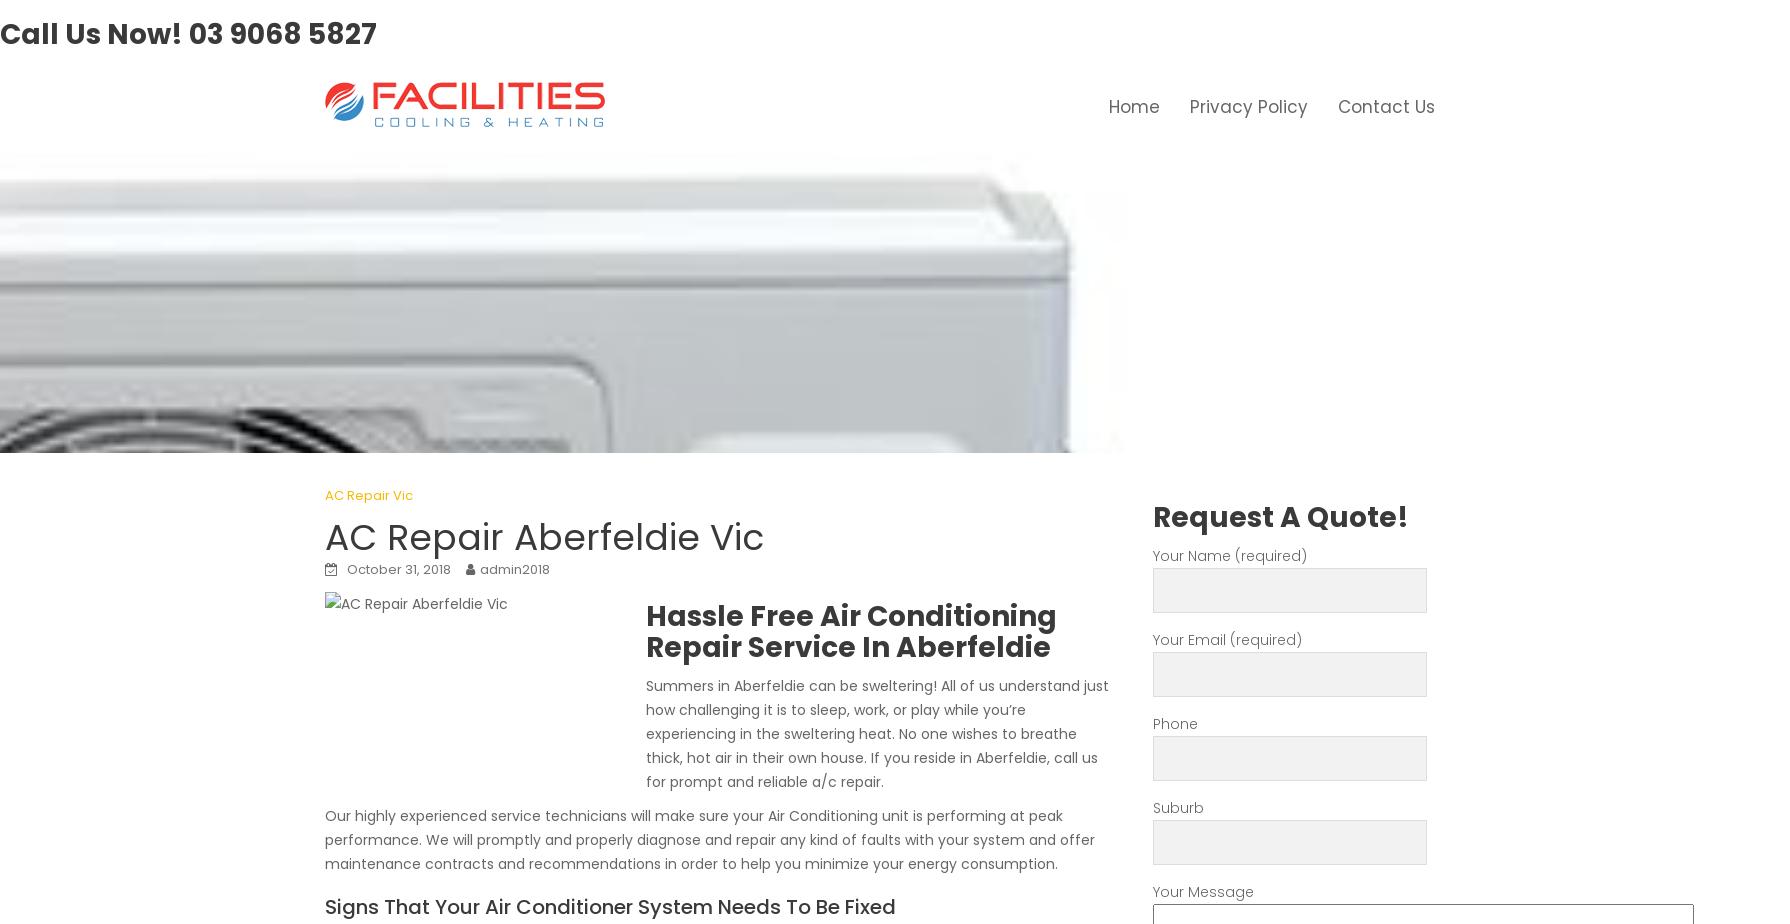  Describe the element at coordinates (645, 632) in the screenshot. I see `'Hassle Free Air Conditioning Repair Service In Aberfeldie'` at that location.